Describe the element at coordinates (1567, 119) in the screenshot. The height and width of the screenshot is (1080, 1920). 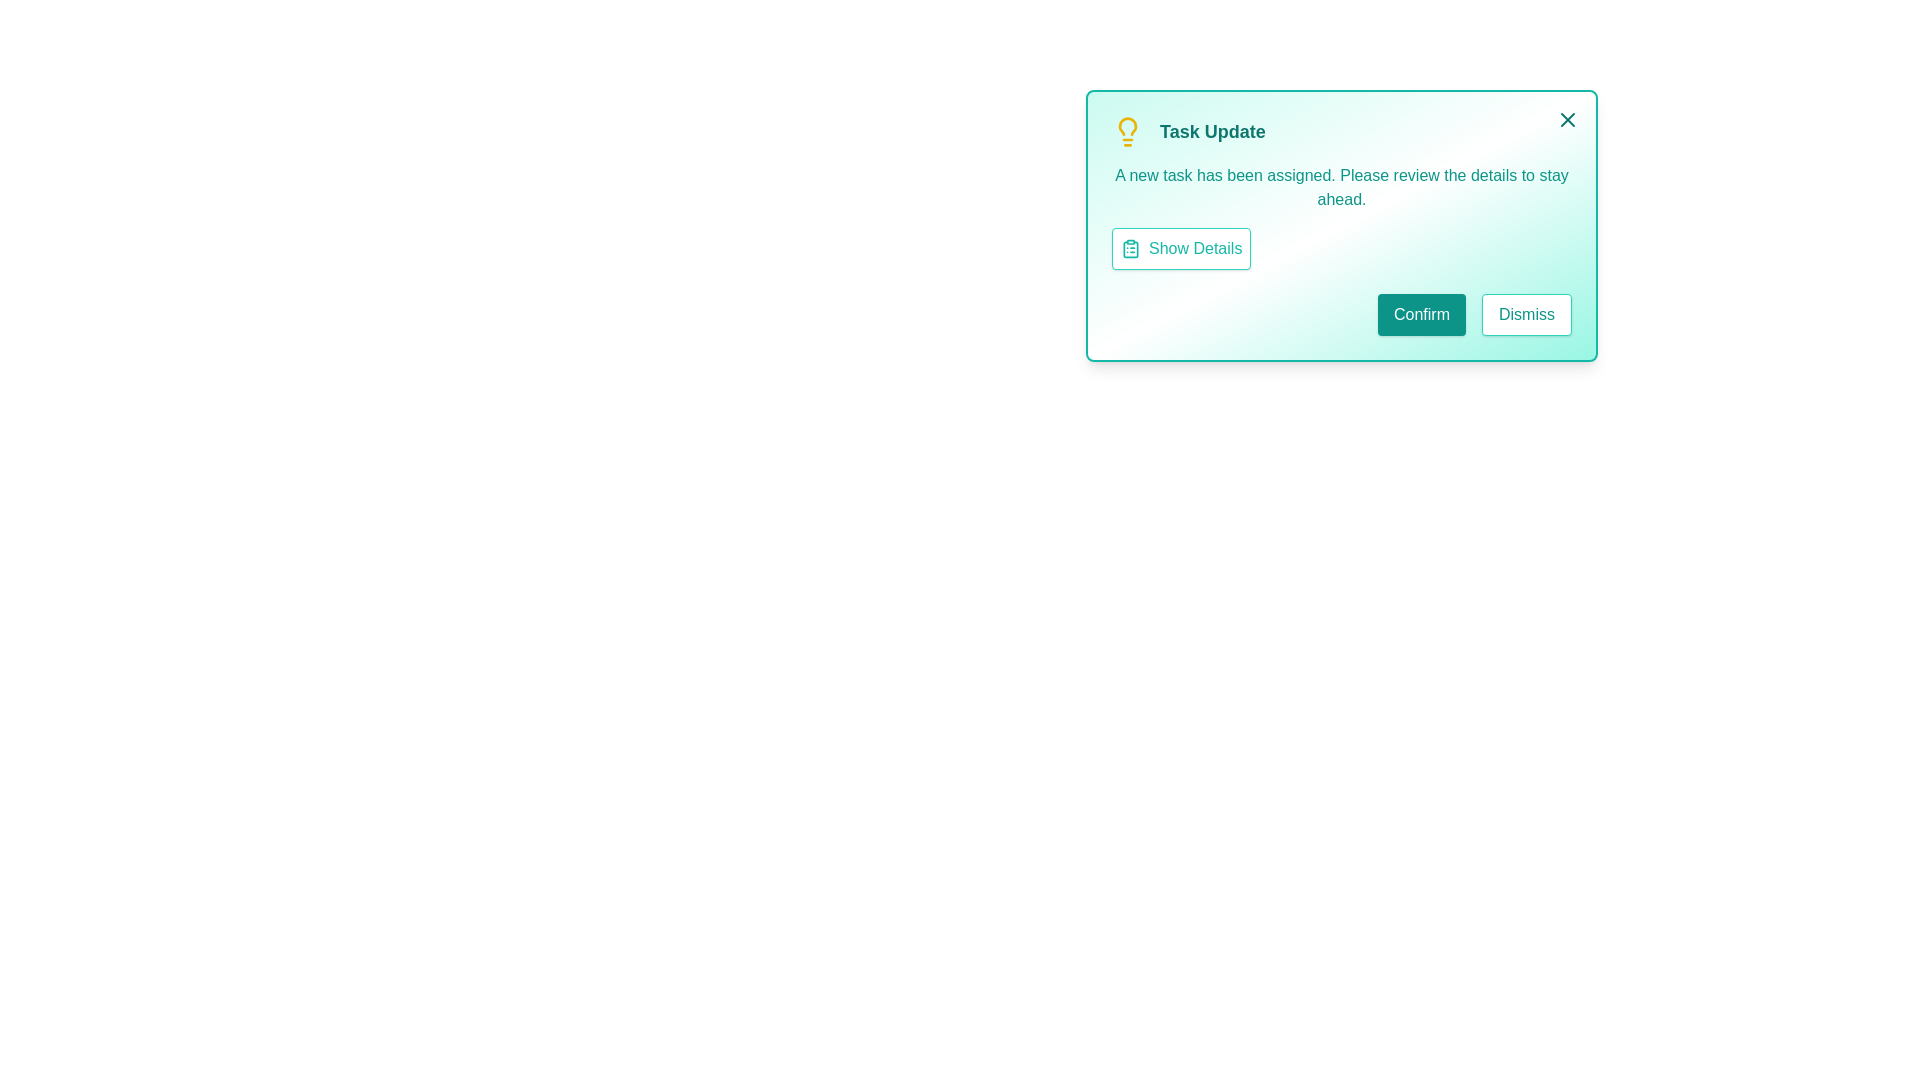
I see `close icon at the top-right corner of the notification alert` at that location.